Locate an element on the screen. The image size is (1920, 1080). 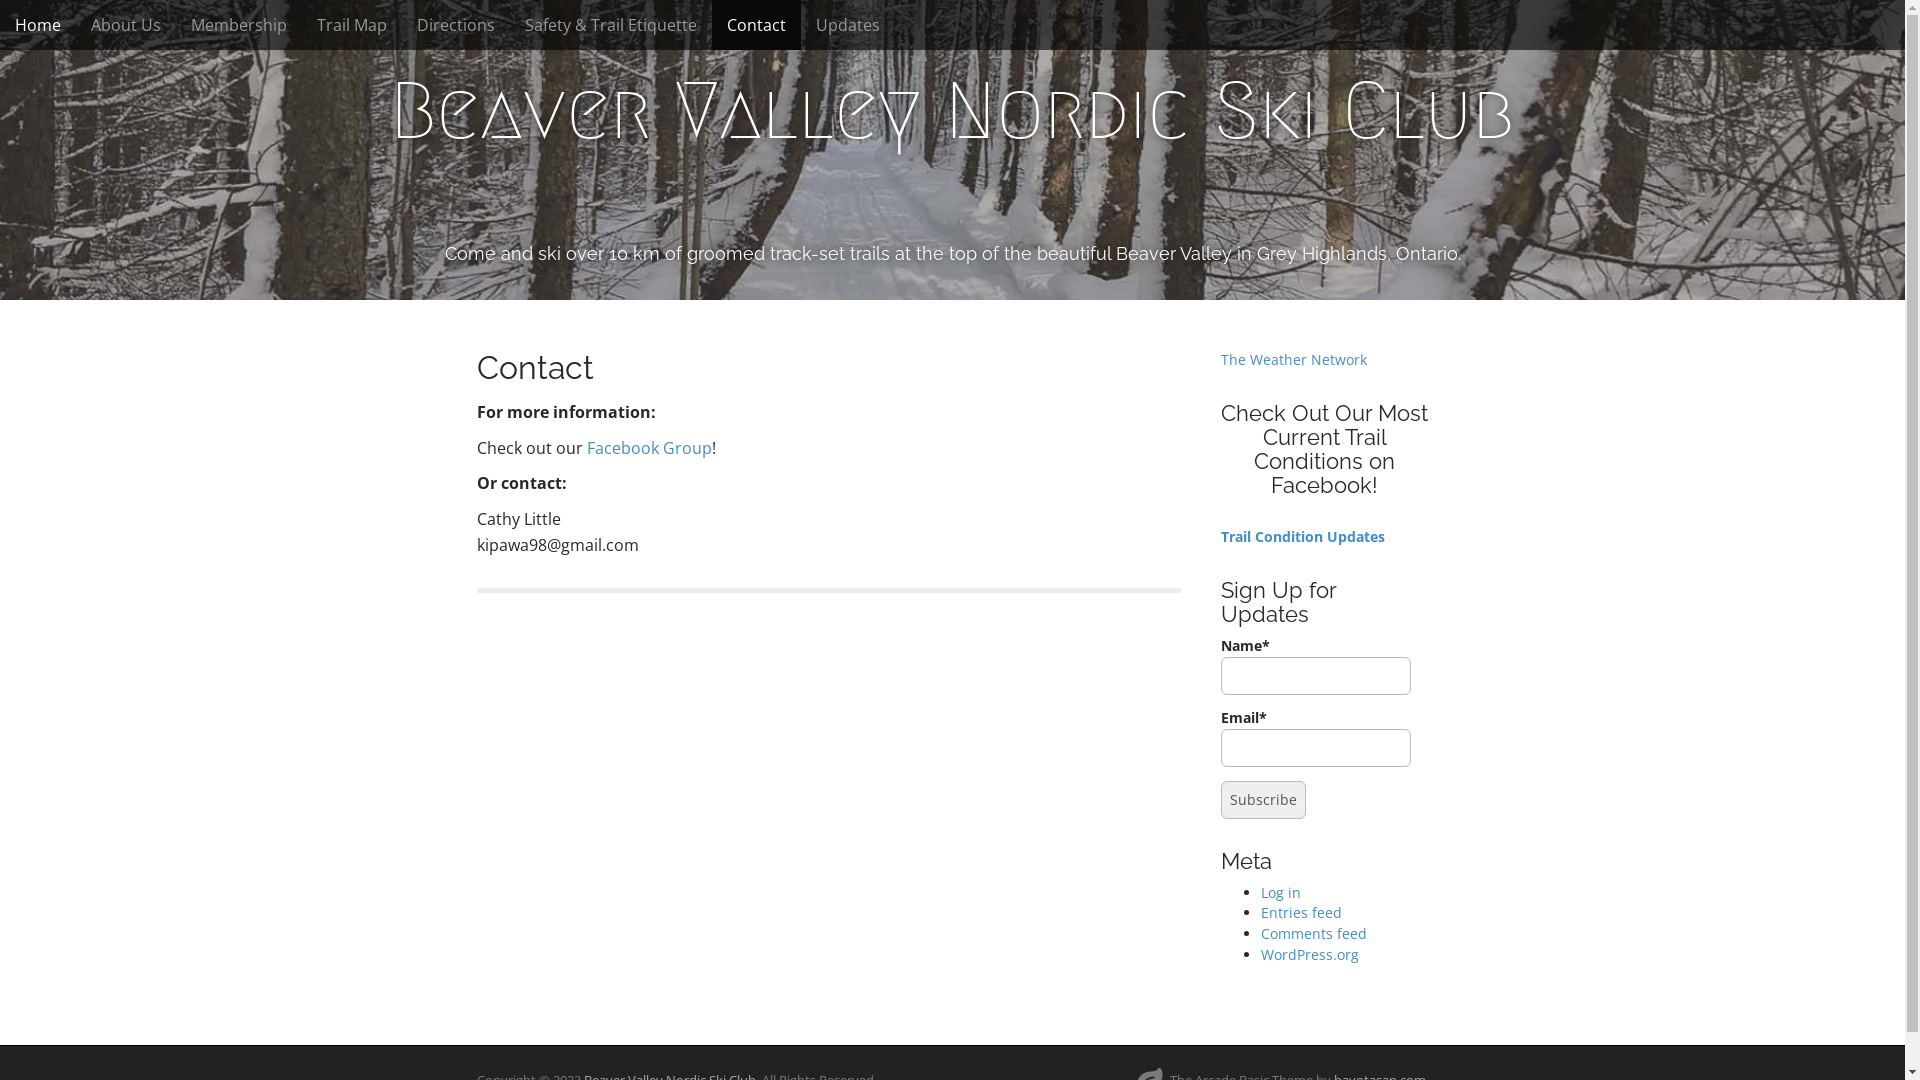
'Trail Map' is located at coordinates (351, 24).